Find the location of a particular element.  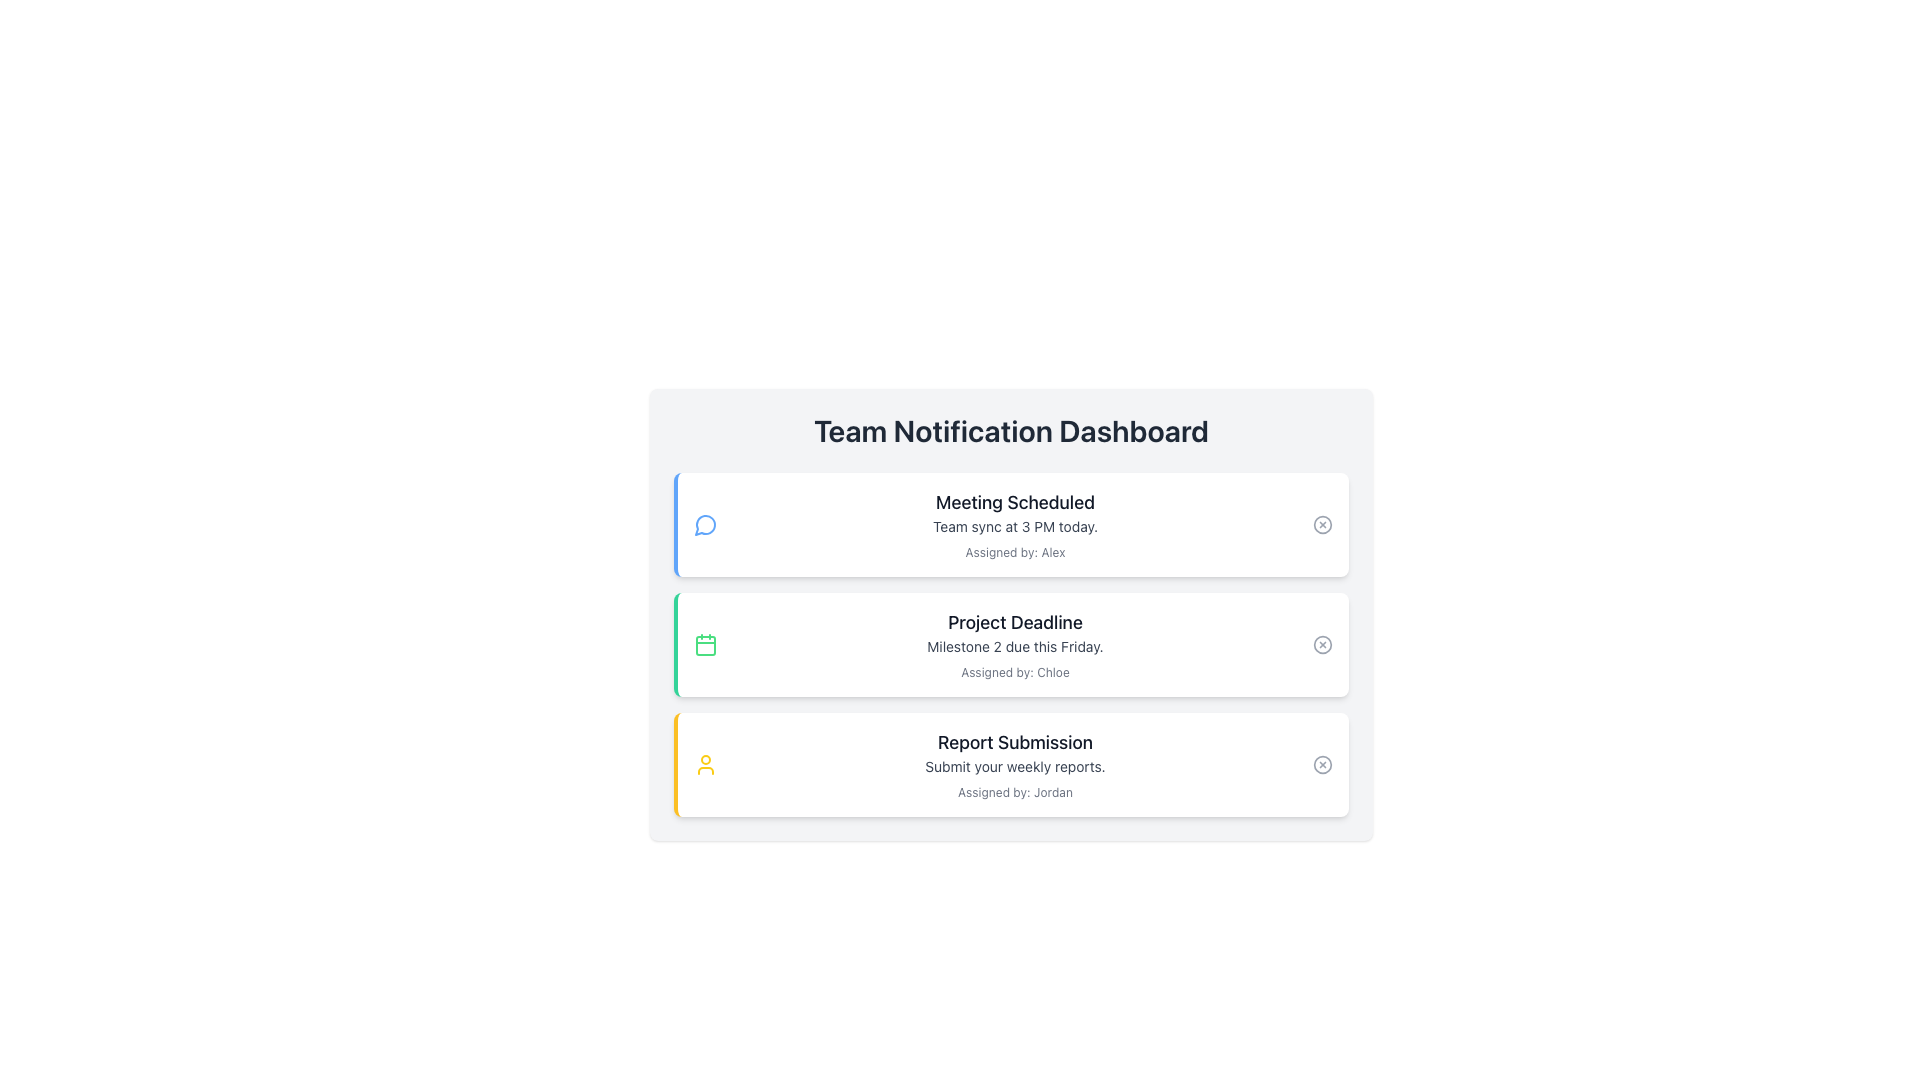

the user-focused context icon located within the third card of the notification dashboard, adjacent to the 'Report Submission' heading is located at coordinates (705, 764).